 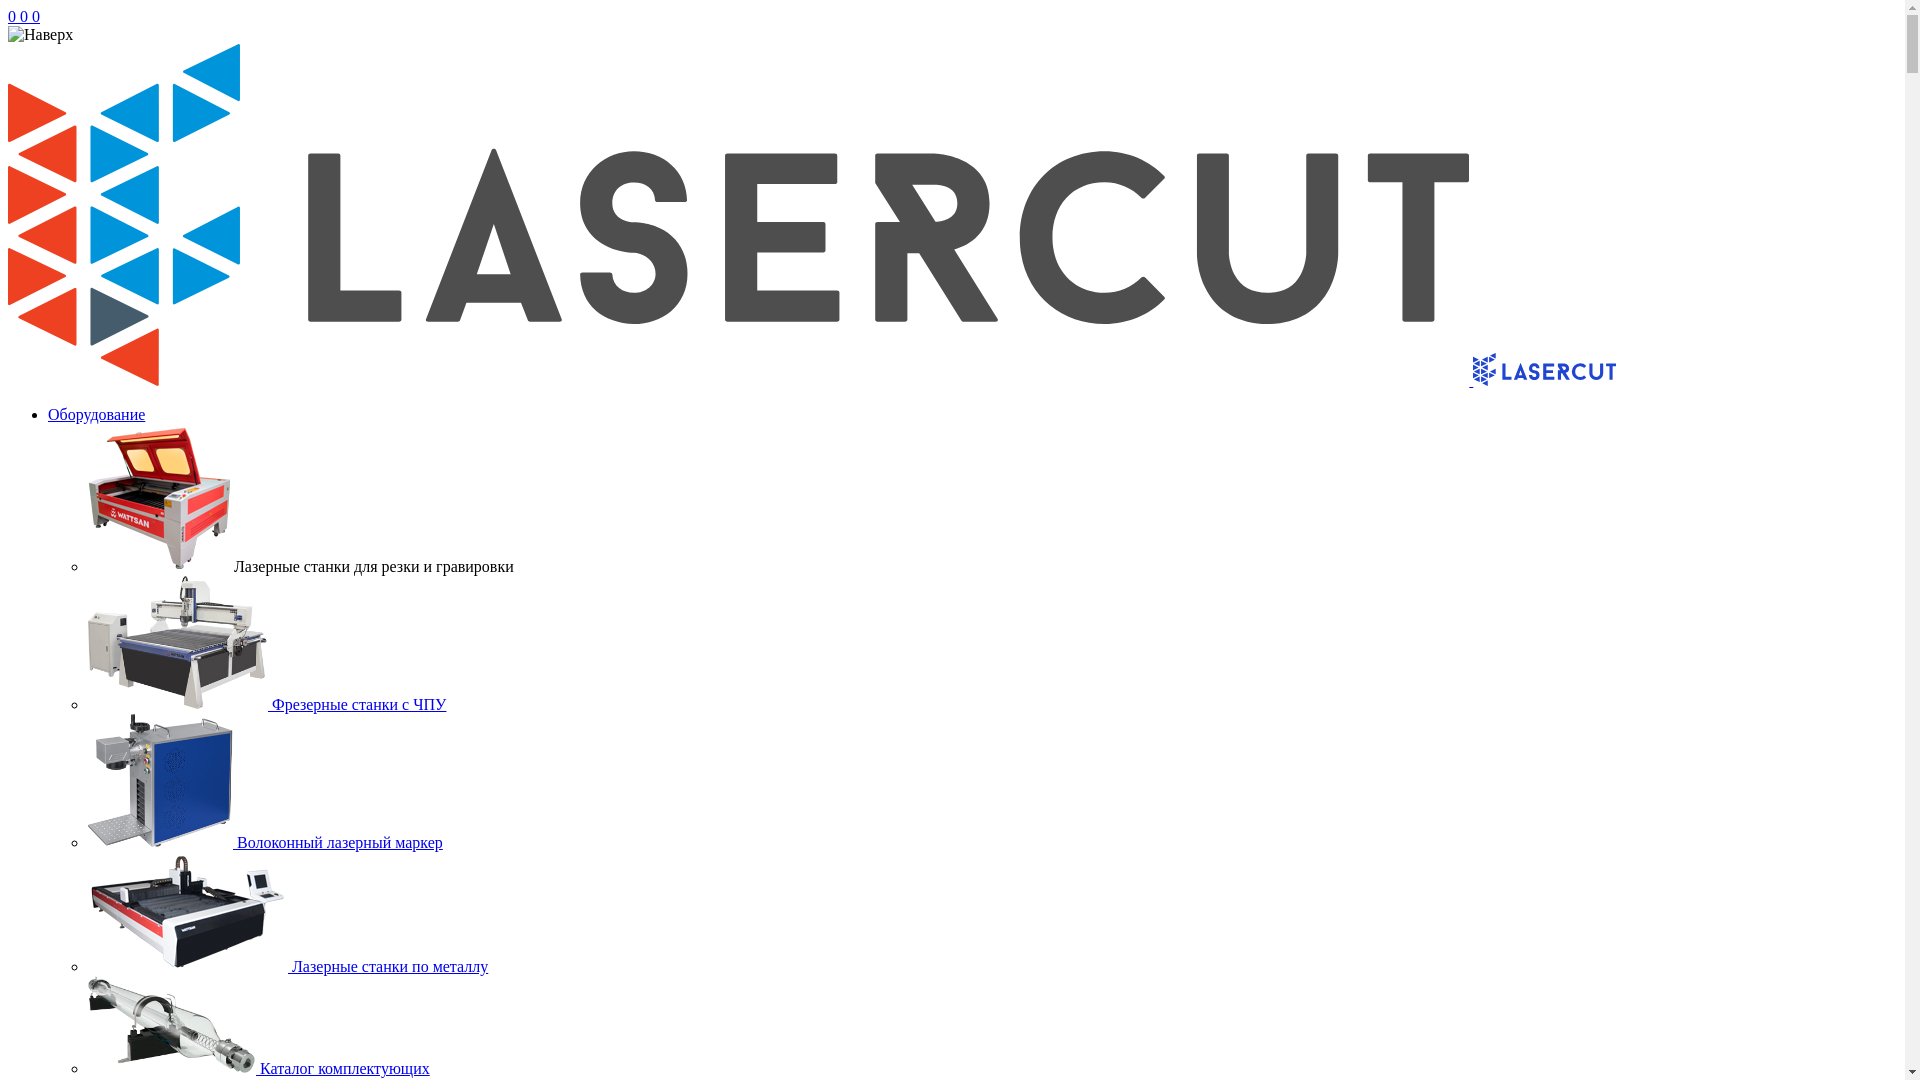 I want to click on '0', so click(x=19, y=16).